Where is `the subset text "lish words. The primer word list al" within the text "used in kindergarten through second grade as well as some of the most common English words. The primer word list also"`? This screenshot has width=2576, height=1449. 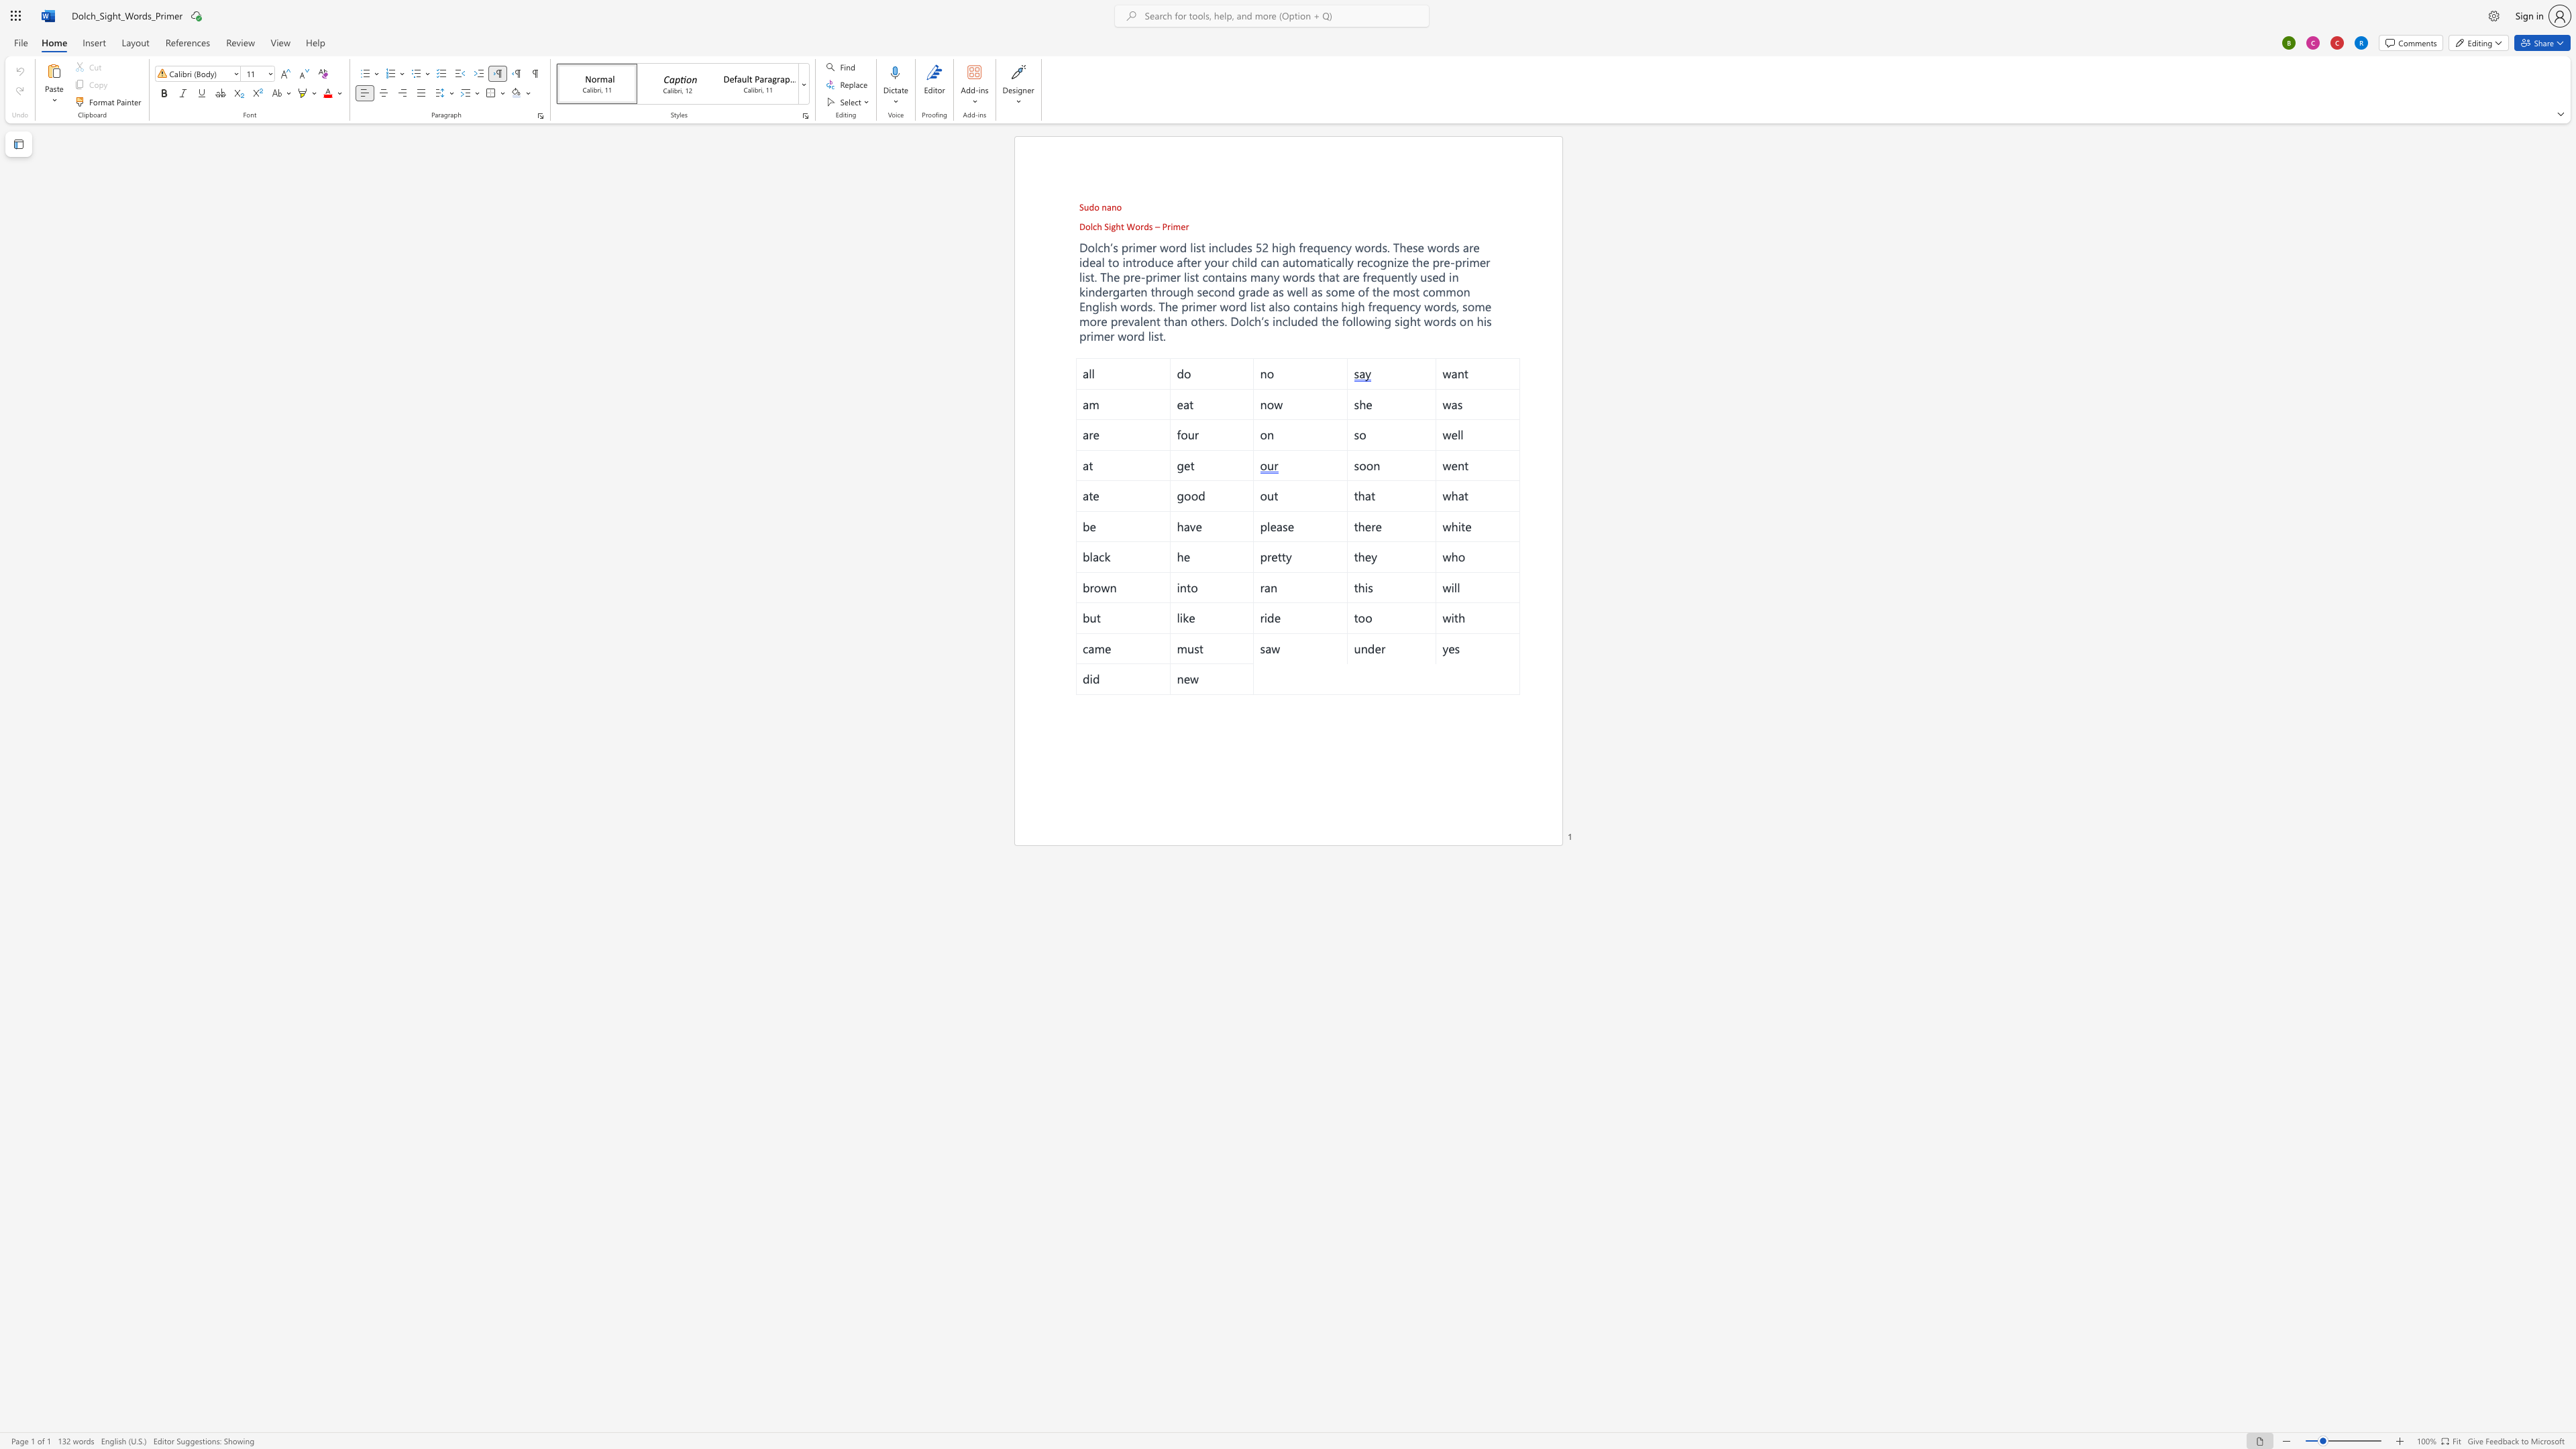 the subset text "lish words. The primer word list al" within the text "used in kindergarten through second grade as well as some of the most common English words. The primer word list also" is located at coordinates (1099, 307).